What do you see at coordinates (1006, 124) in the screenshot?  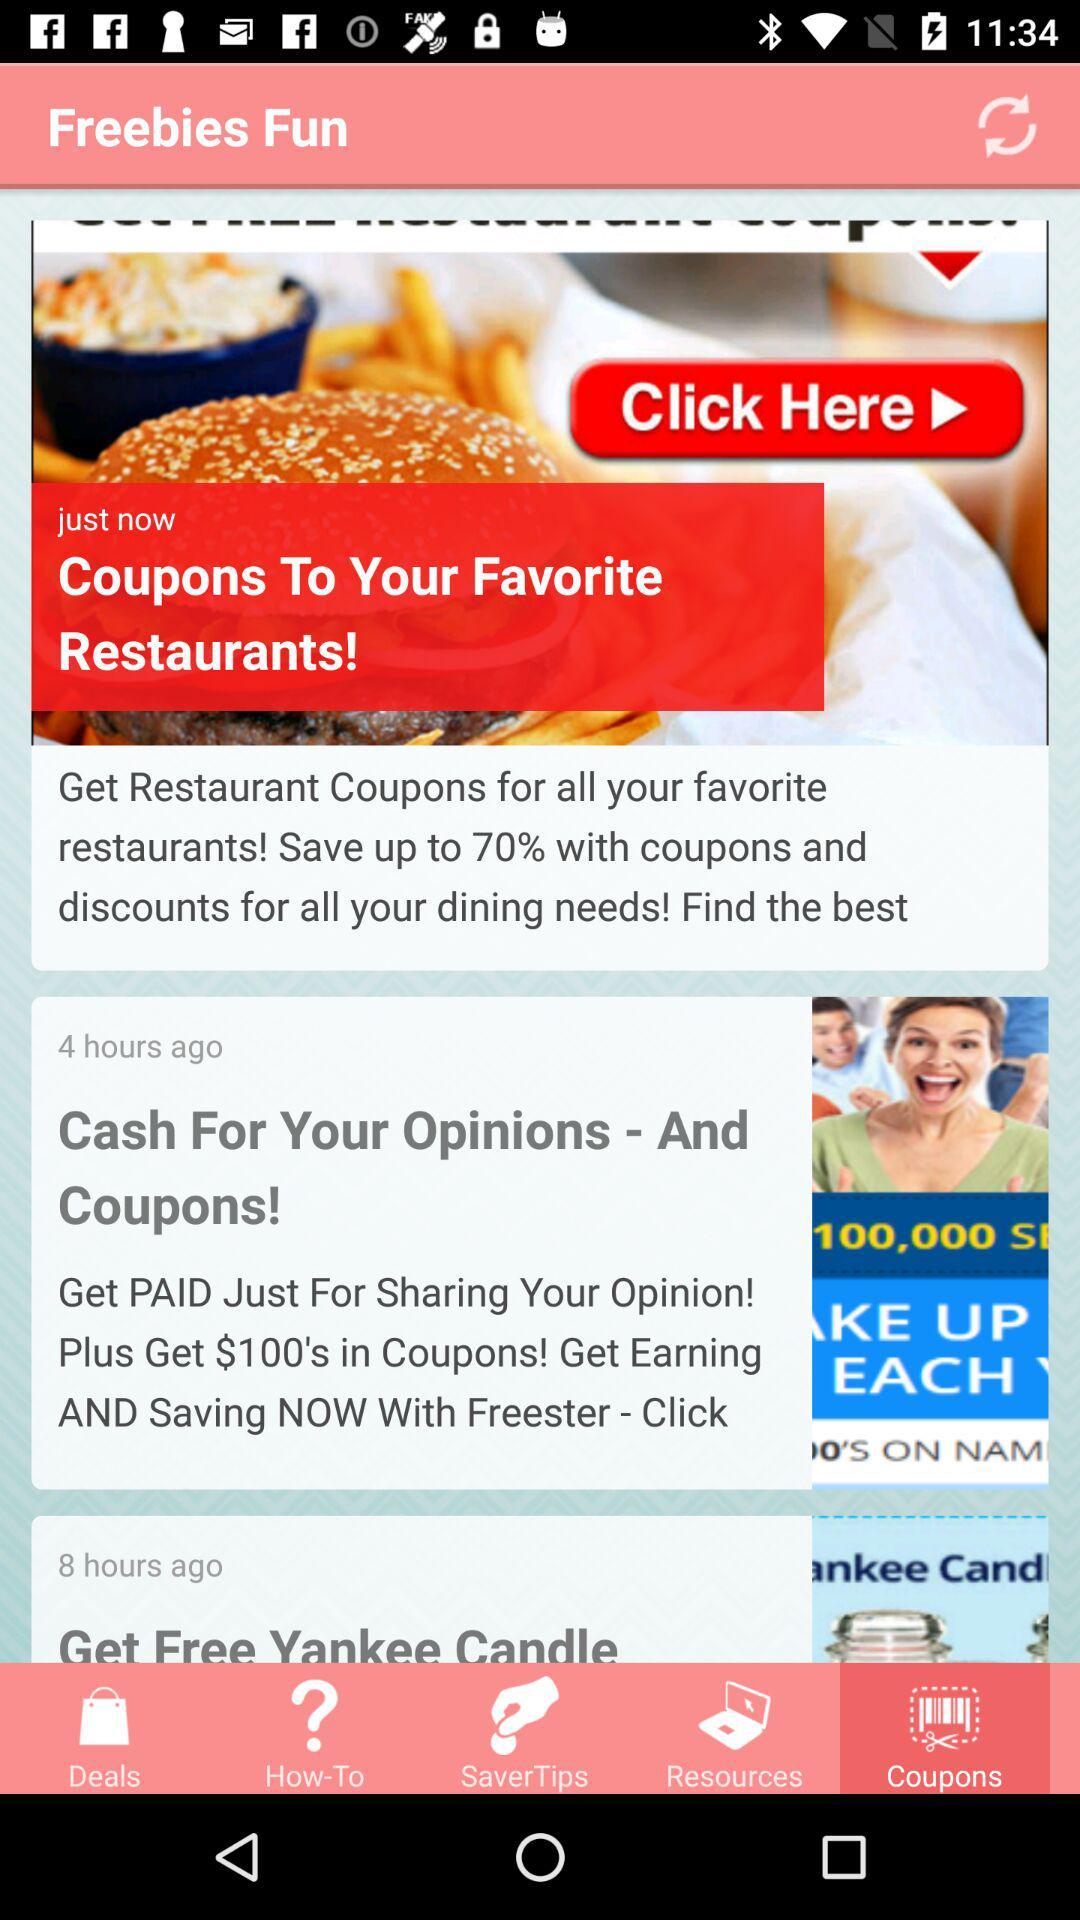 I see `the refresh icon` at bounding box center [1006, 124].